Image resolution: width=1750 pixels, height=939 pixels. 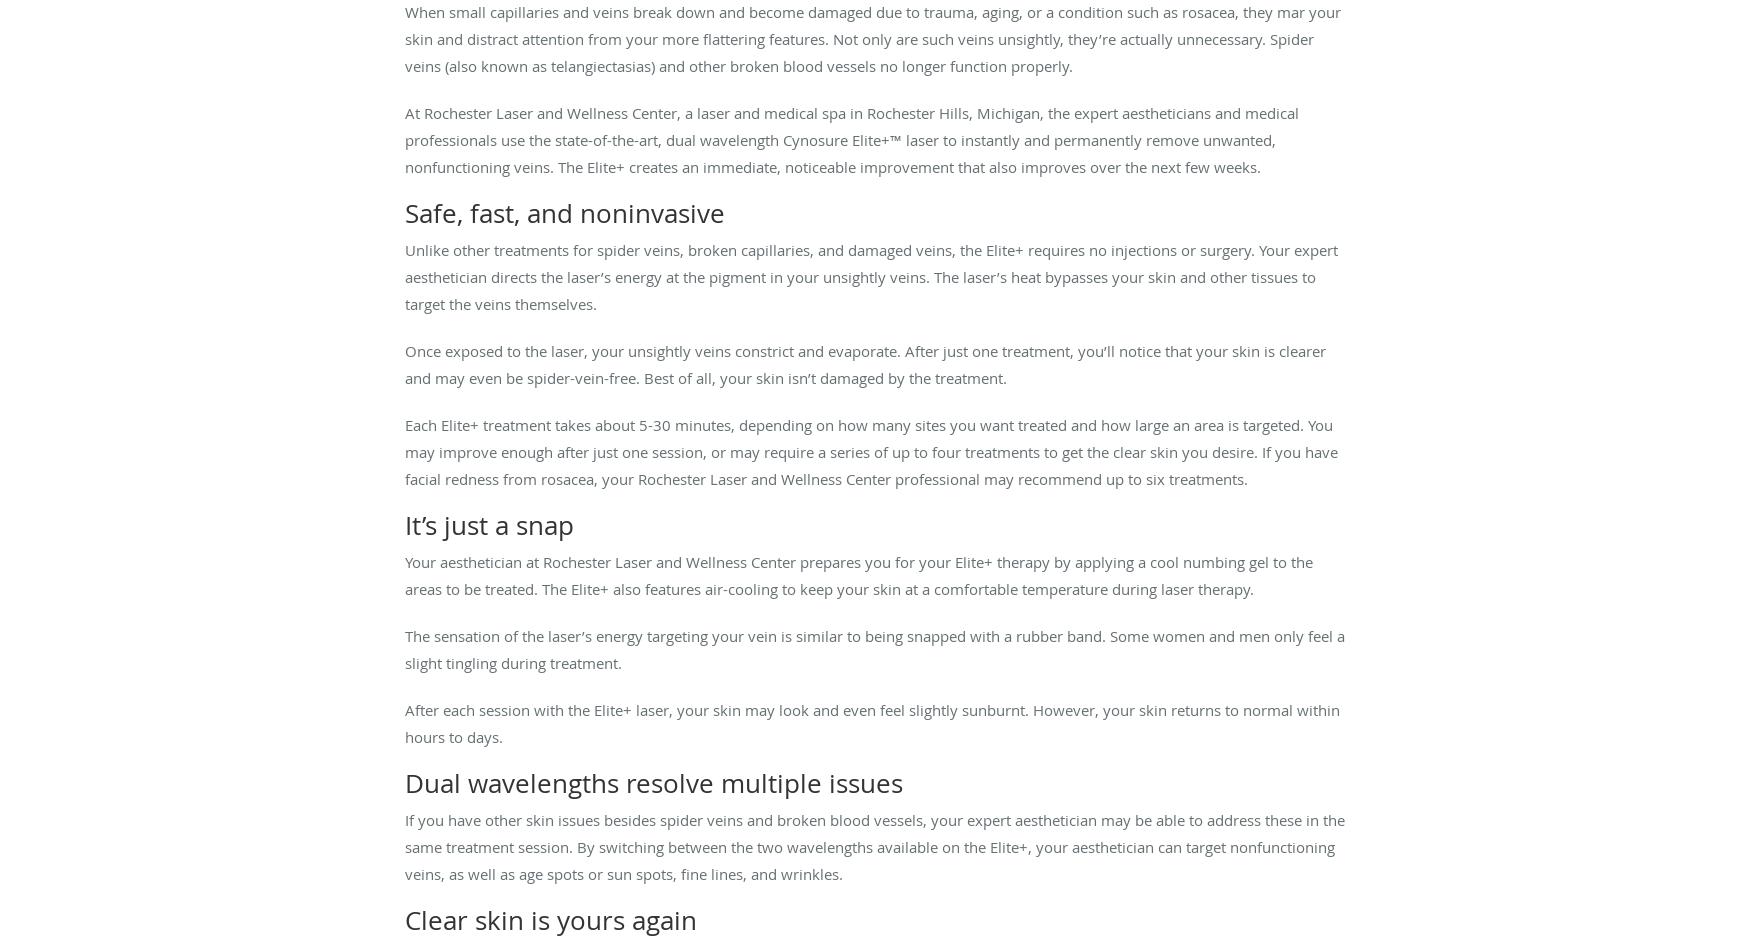 What do you see at coordinates (875, 845) in the screenshot?
I see `'If you have other skin issues besides spider veins and broken blood vessels, your expert aesthetician may be able to address these in the same treatment session. By switching between the two wavelengths available on the Elite+, your aesthetician can target nonfunctioning veins, as well as age spots or sun spots, fine lines, and wrinkles.'` at bounding box center [875, 845].